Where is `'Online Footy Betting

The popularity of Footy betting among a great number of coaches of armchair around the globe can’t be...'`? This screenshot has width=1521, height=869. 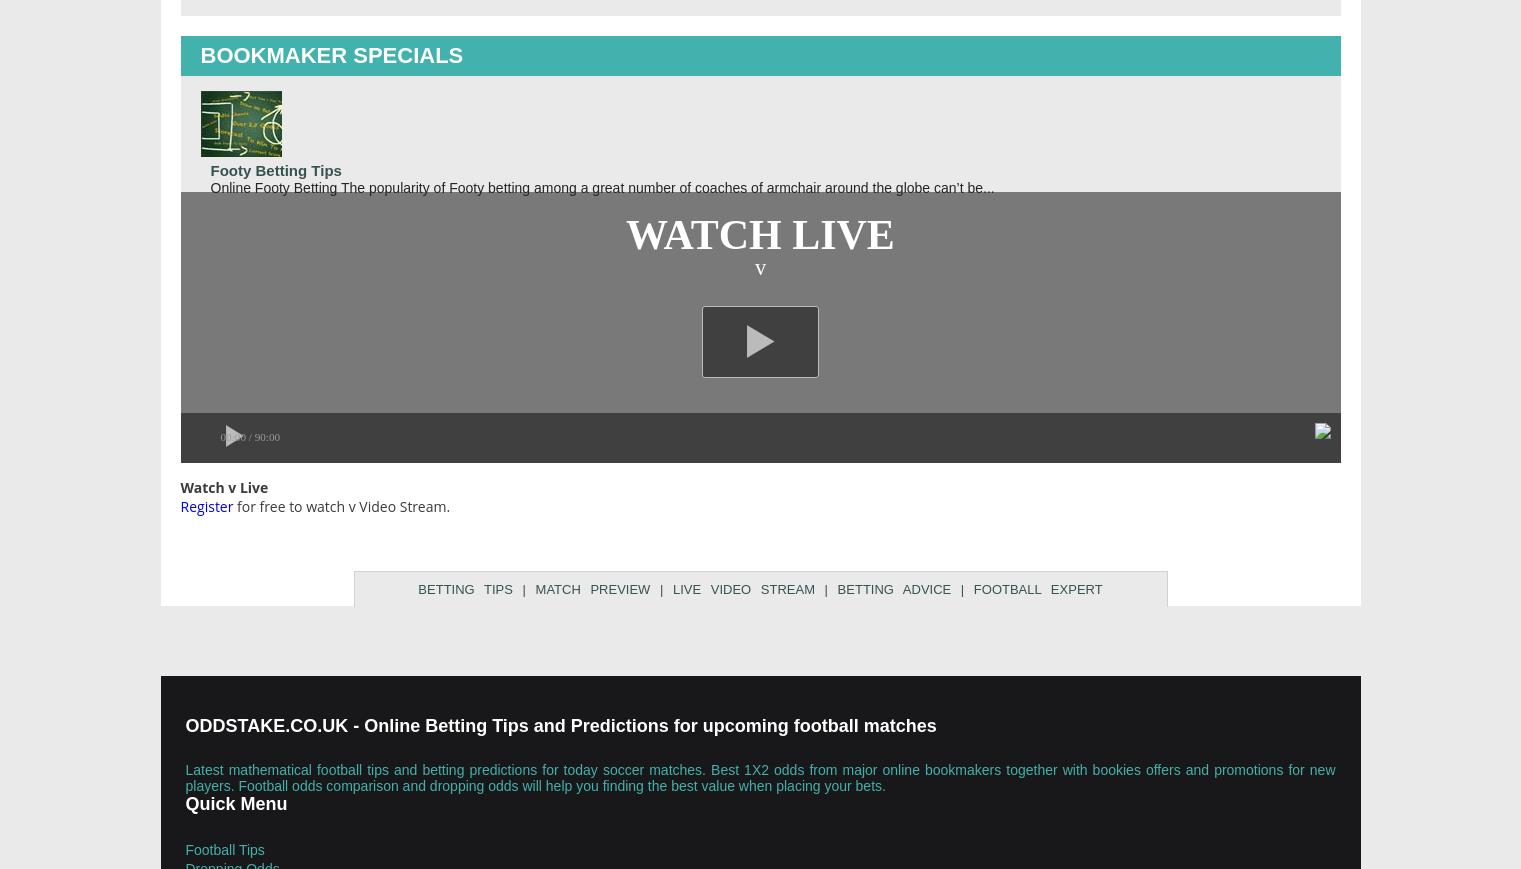
'Online Footy Betting

The popularity of Footy betting among a great number of coaches of armchair around the globe can’t be...' is located at coordinates (602, 186).